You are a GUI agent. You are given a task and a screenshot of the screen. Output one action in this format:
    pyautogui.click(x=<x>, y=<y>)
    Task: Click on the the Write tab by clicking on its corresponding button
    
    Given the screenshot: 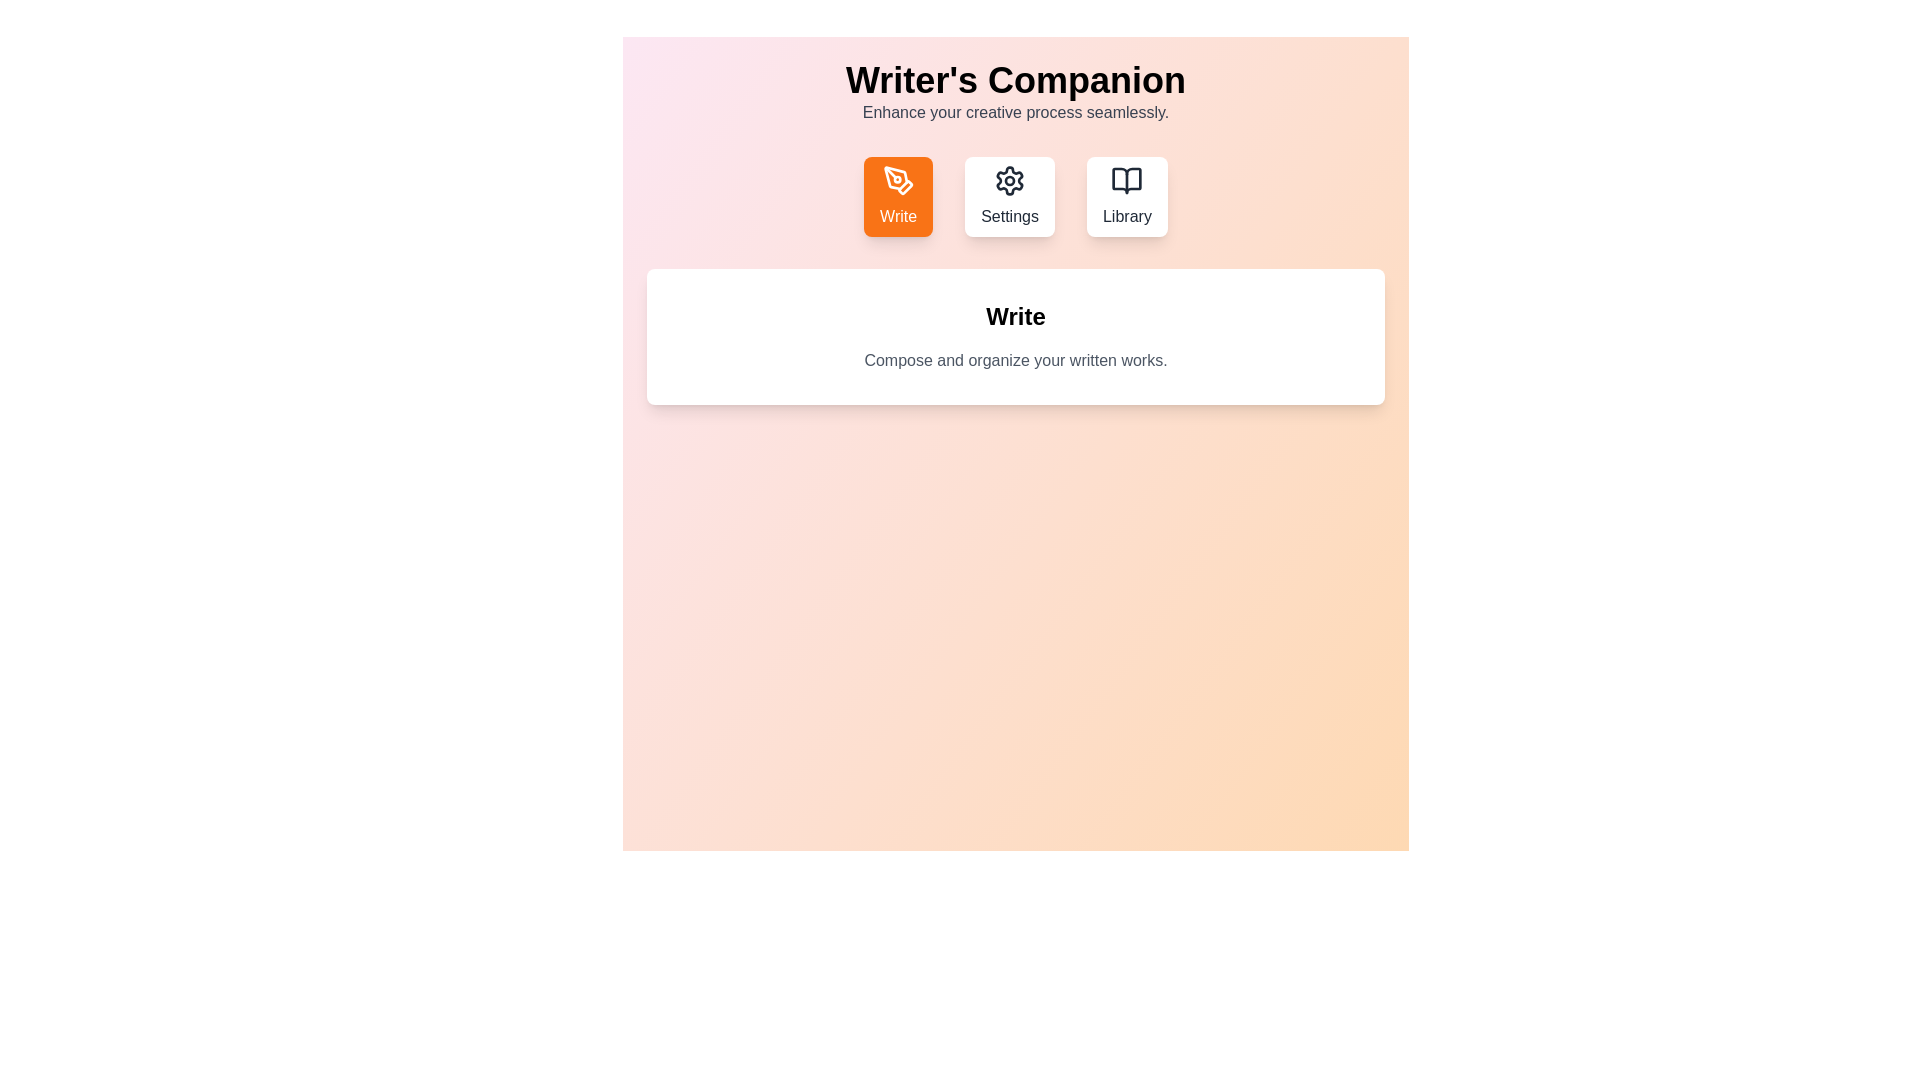 What is the action you would take?
    pyautogui.click(x=897, y=196)
    